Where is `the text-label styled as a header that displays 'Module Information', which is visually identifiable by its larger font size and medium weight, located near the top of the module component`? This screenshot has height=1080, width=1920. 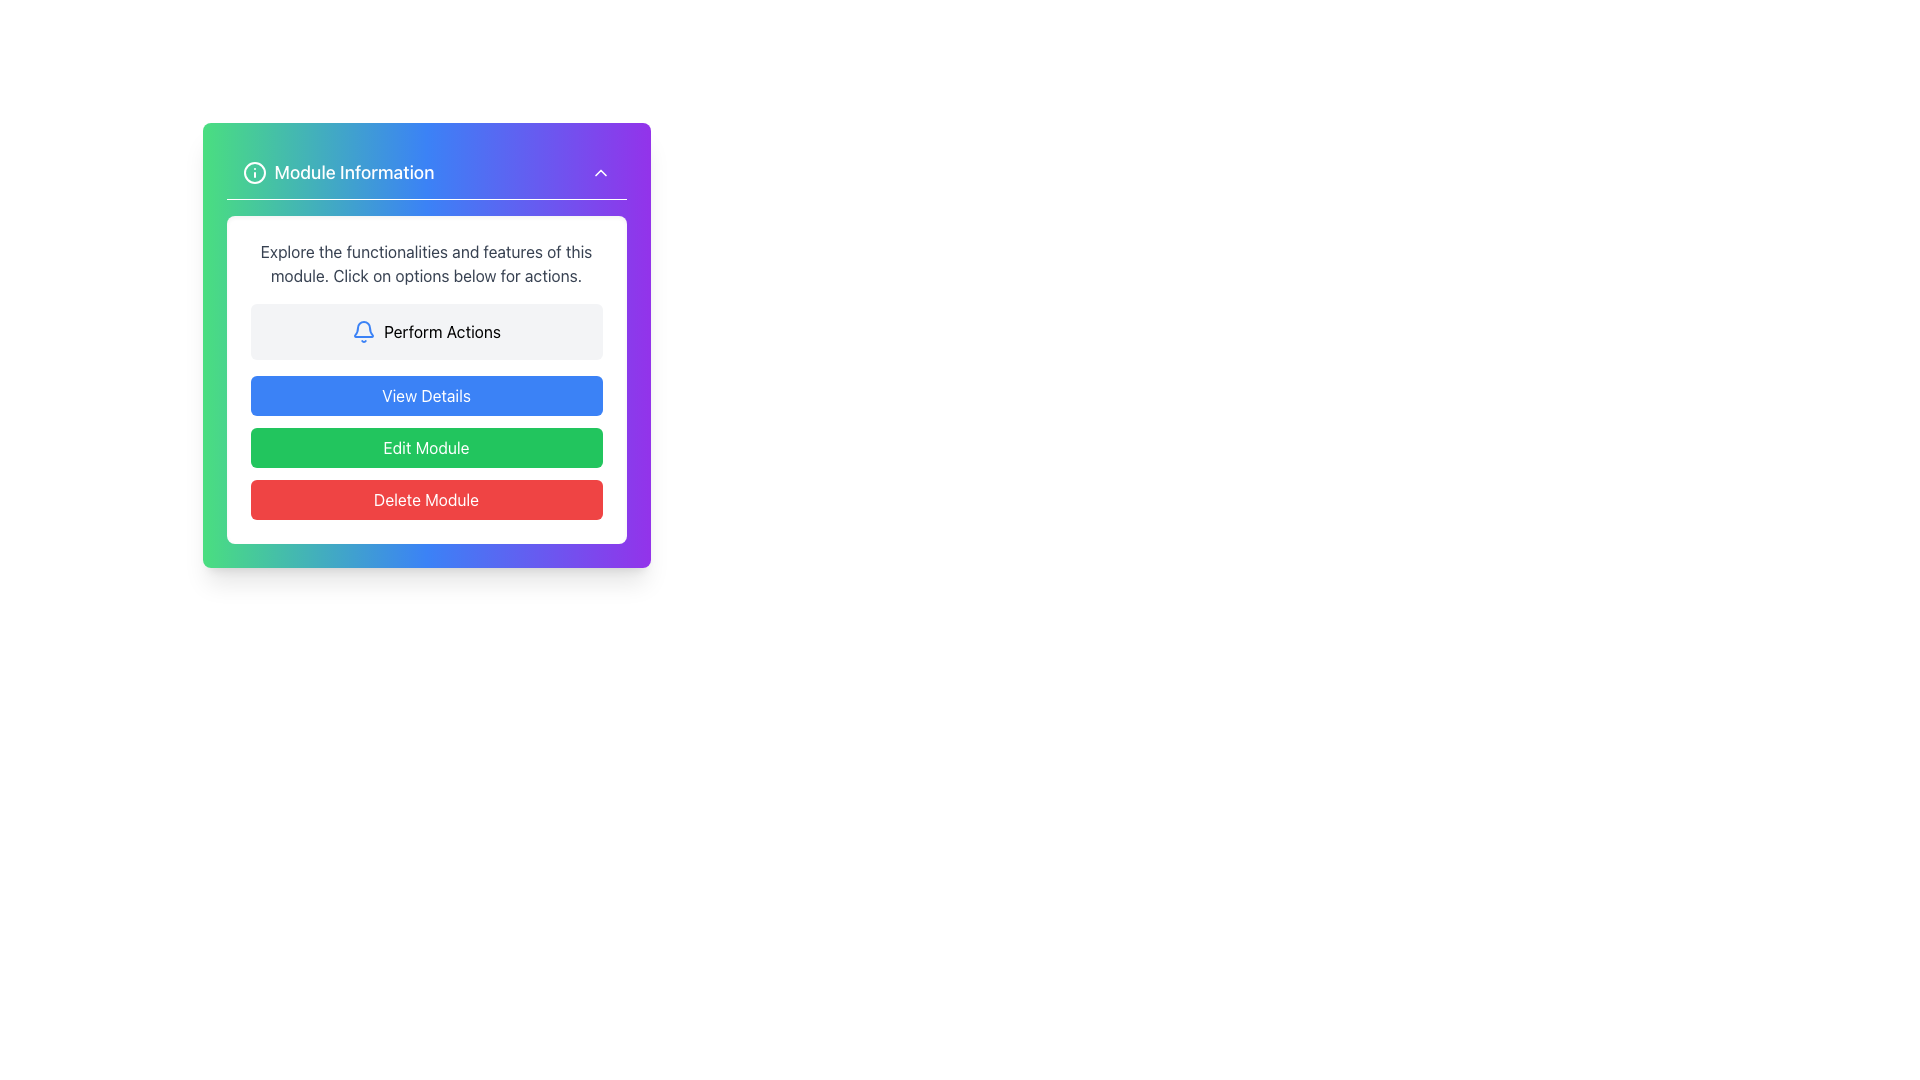 the text-label styled as a header that displays 'Module Information', which is visually identifiable by its larger font size and medium weight, located near the top of the module component is located at coordinates (354, 172).